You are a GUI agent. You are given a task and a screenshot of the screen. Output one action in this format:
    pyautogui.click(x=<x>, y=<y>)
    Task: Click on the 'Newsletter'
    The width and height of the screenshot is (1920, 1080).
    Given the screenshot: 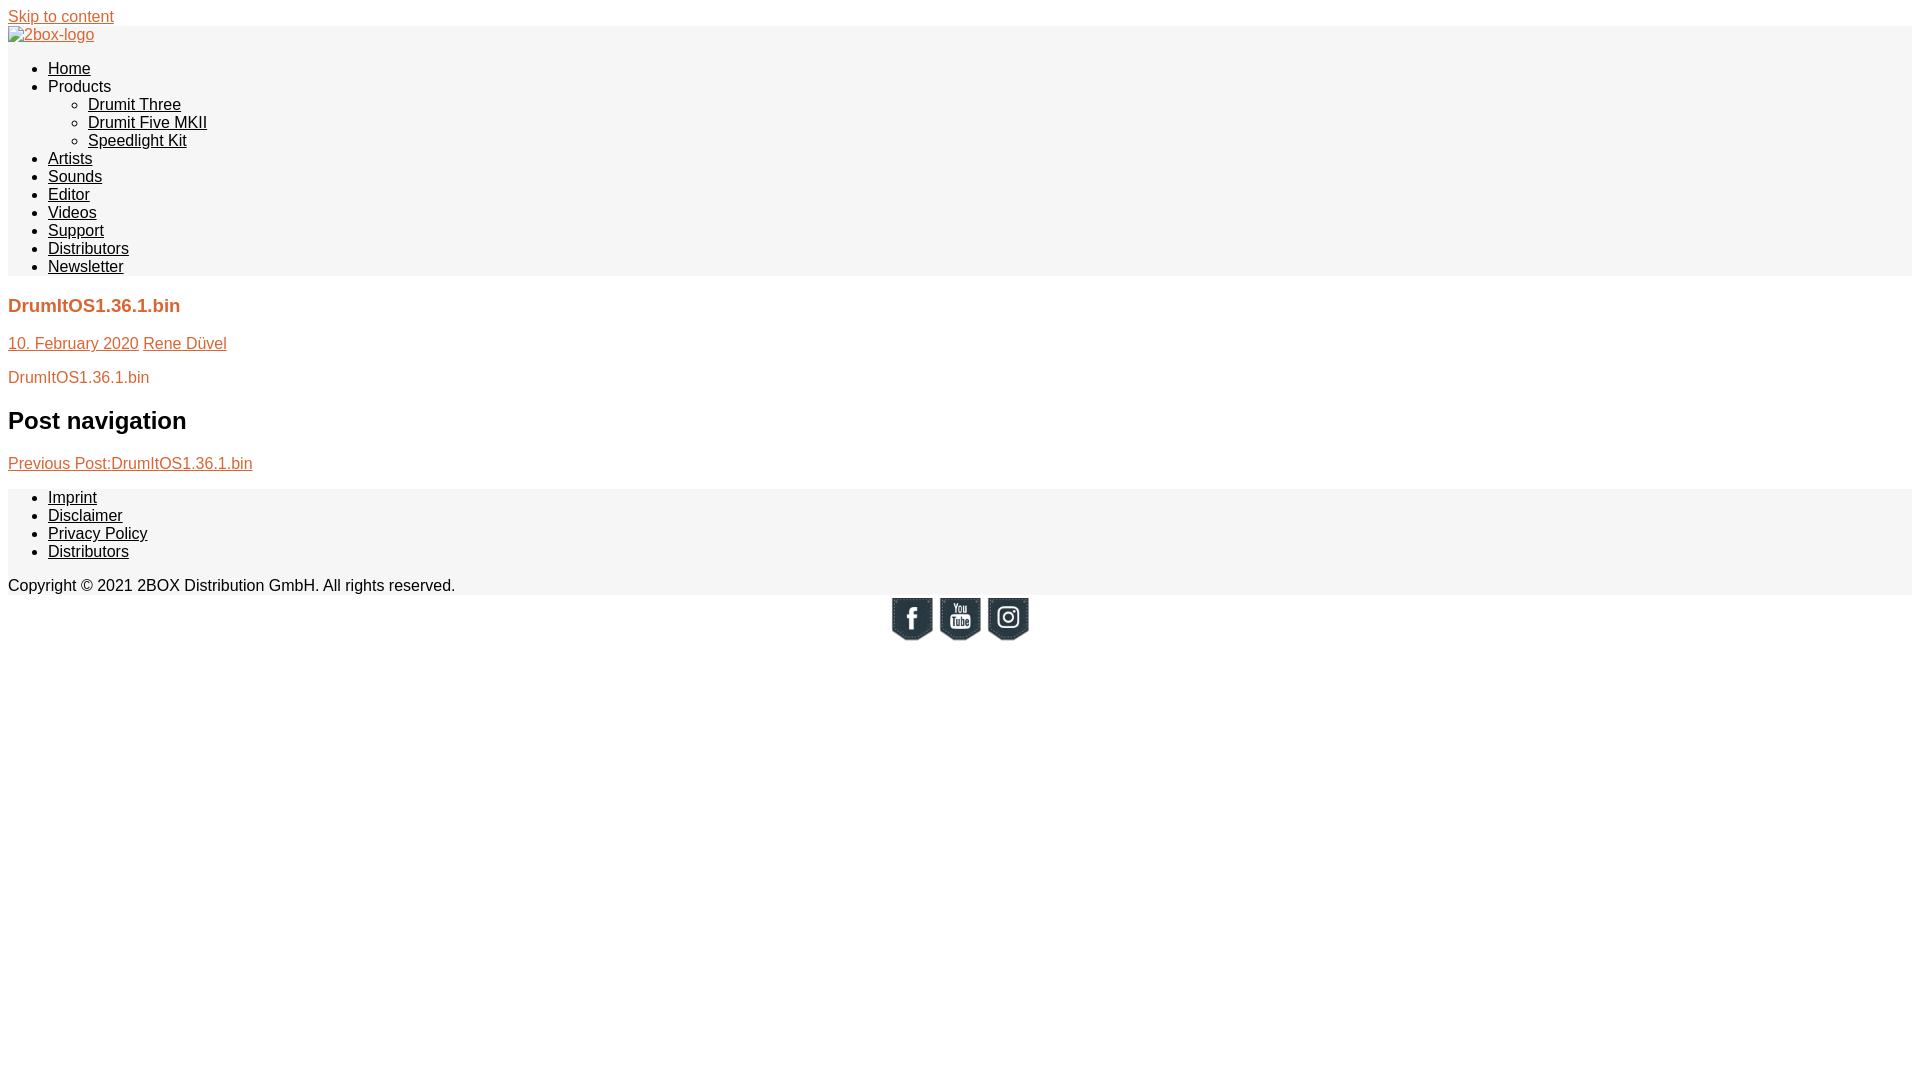 What is the action you would take?
    pyautogui.click(x=85, y=265)
    